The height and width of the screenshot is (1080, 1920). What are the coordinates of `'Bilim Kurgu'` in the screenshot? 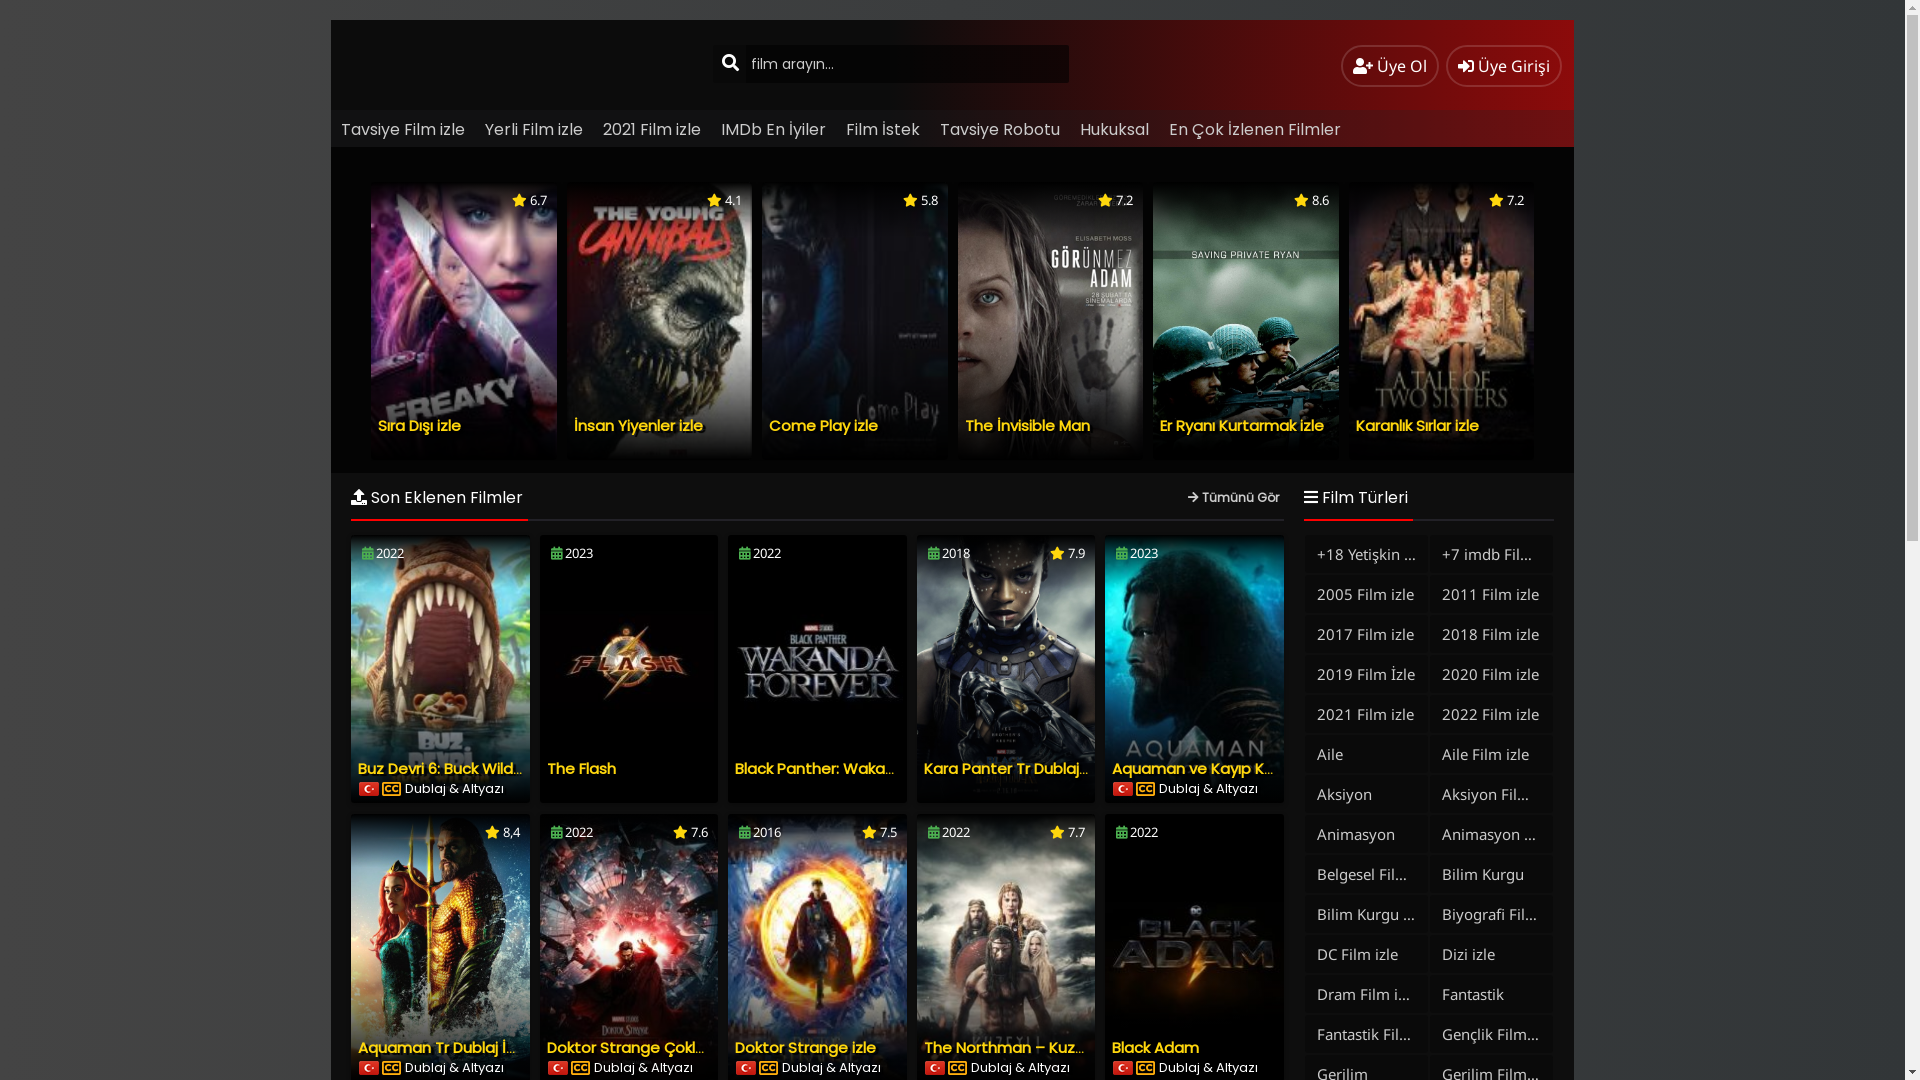 It's located at (1491, 873).